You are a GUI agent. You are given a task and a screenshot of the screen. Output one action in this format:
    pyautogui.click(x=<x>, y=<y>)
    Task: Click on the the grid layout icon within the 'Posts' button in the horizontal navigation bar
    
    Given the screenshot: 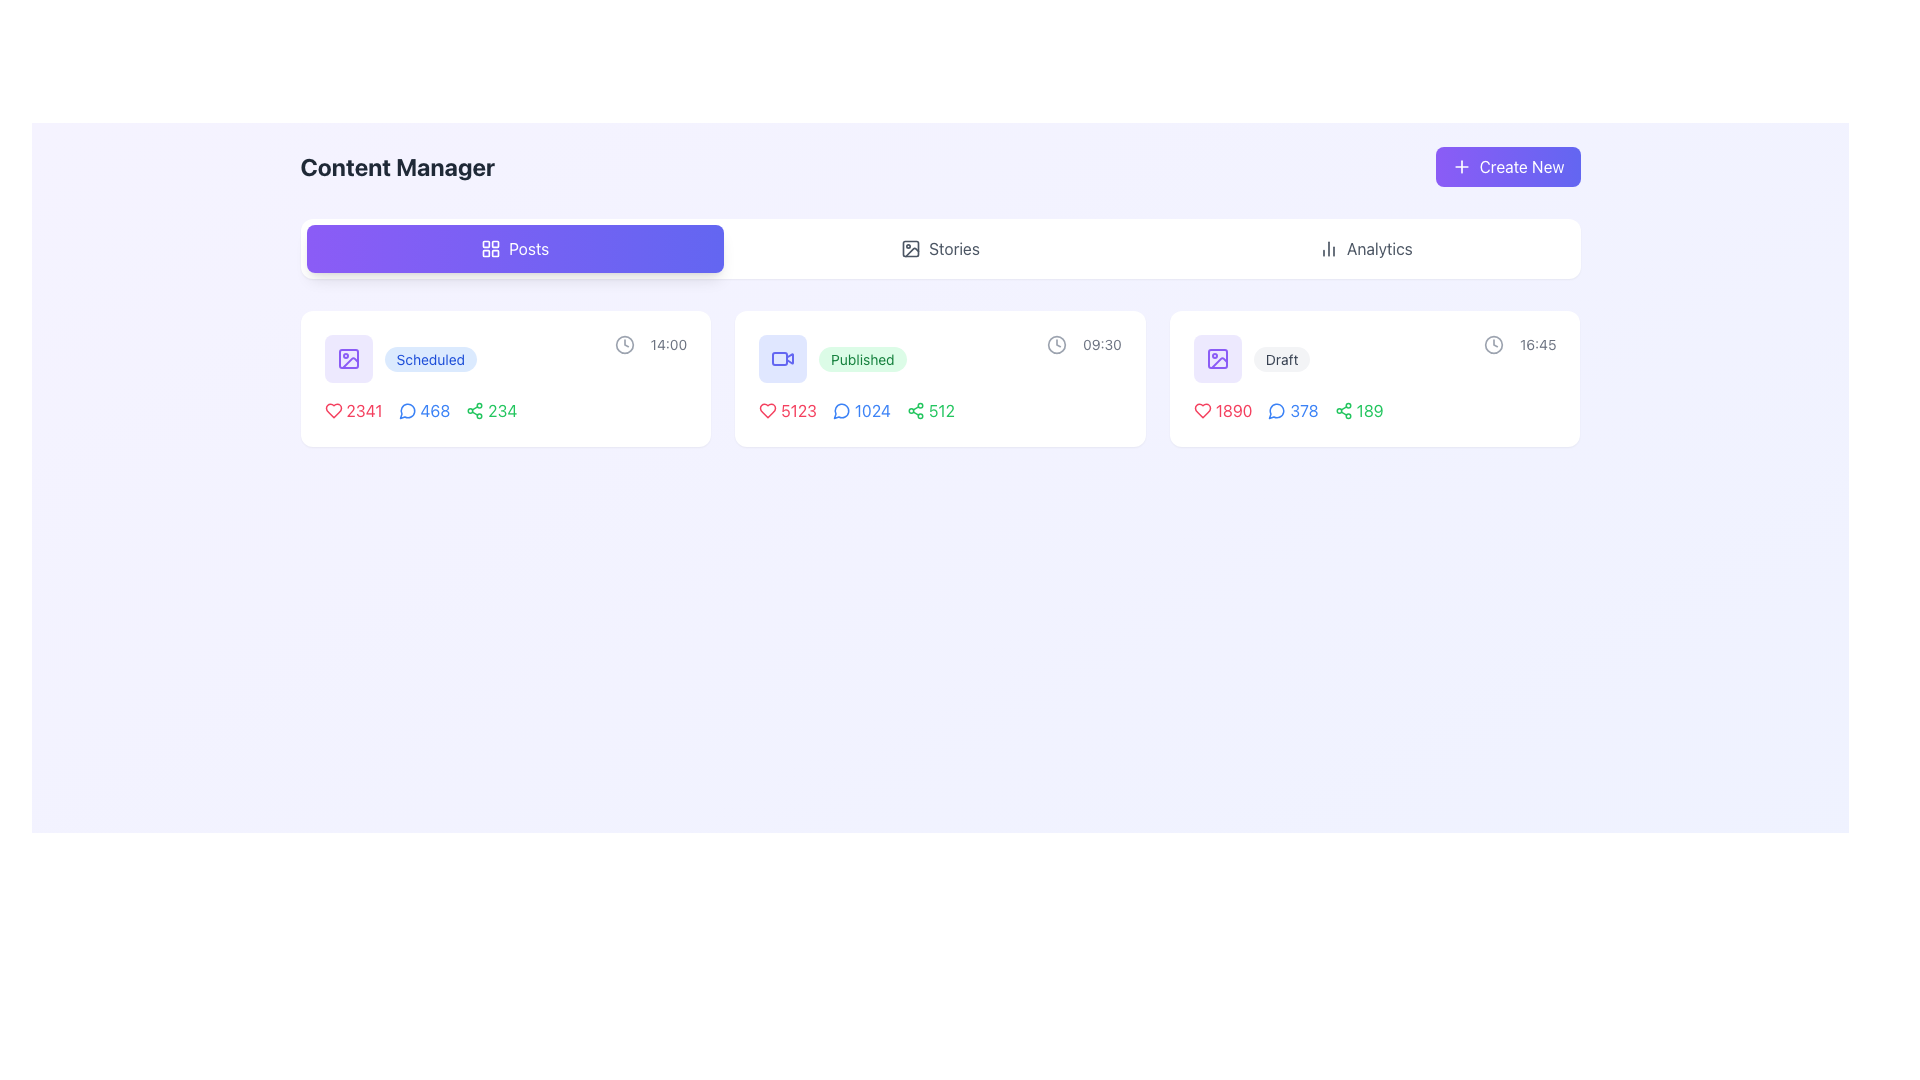 What is the action you would take?
    pyautogui.click(x=491, y=248)
    